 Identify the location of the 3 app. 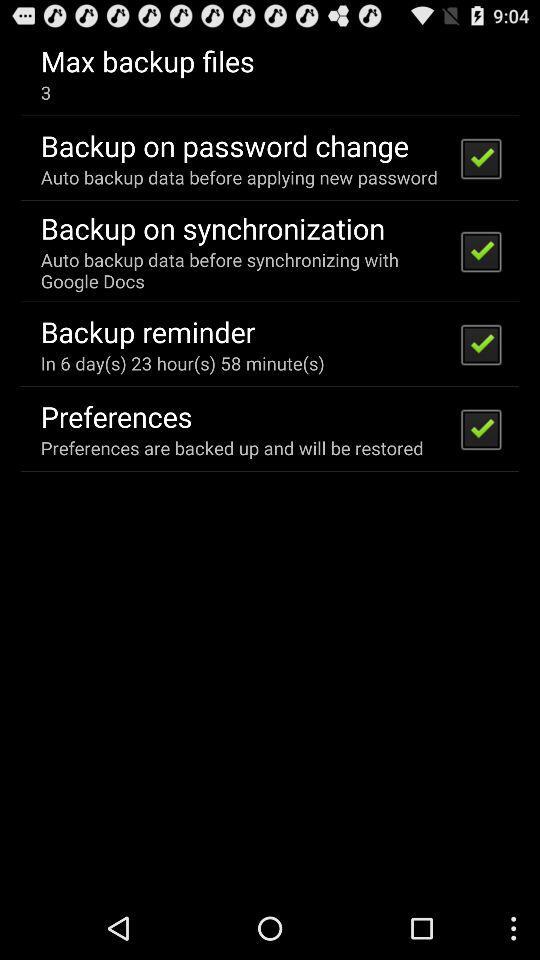
(46, 92).